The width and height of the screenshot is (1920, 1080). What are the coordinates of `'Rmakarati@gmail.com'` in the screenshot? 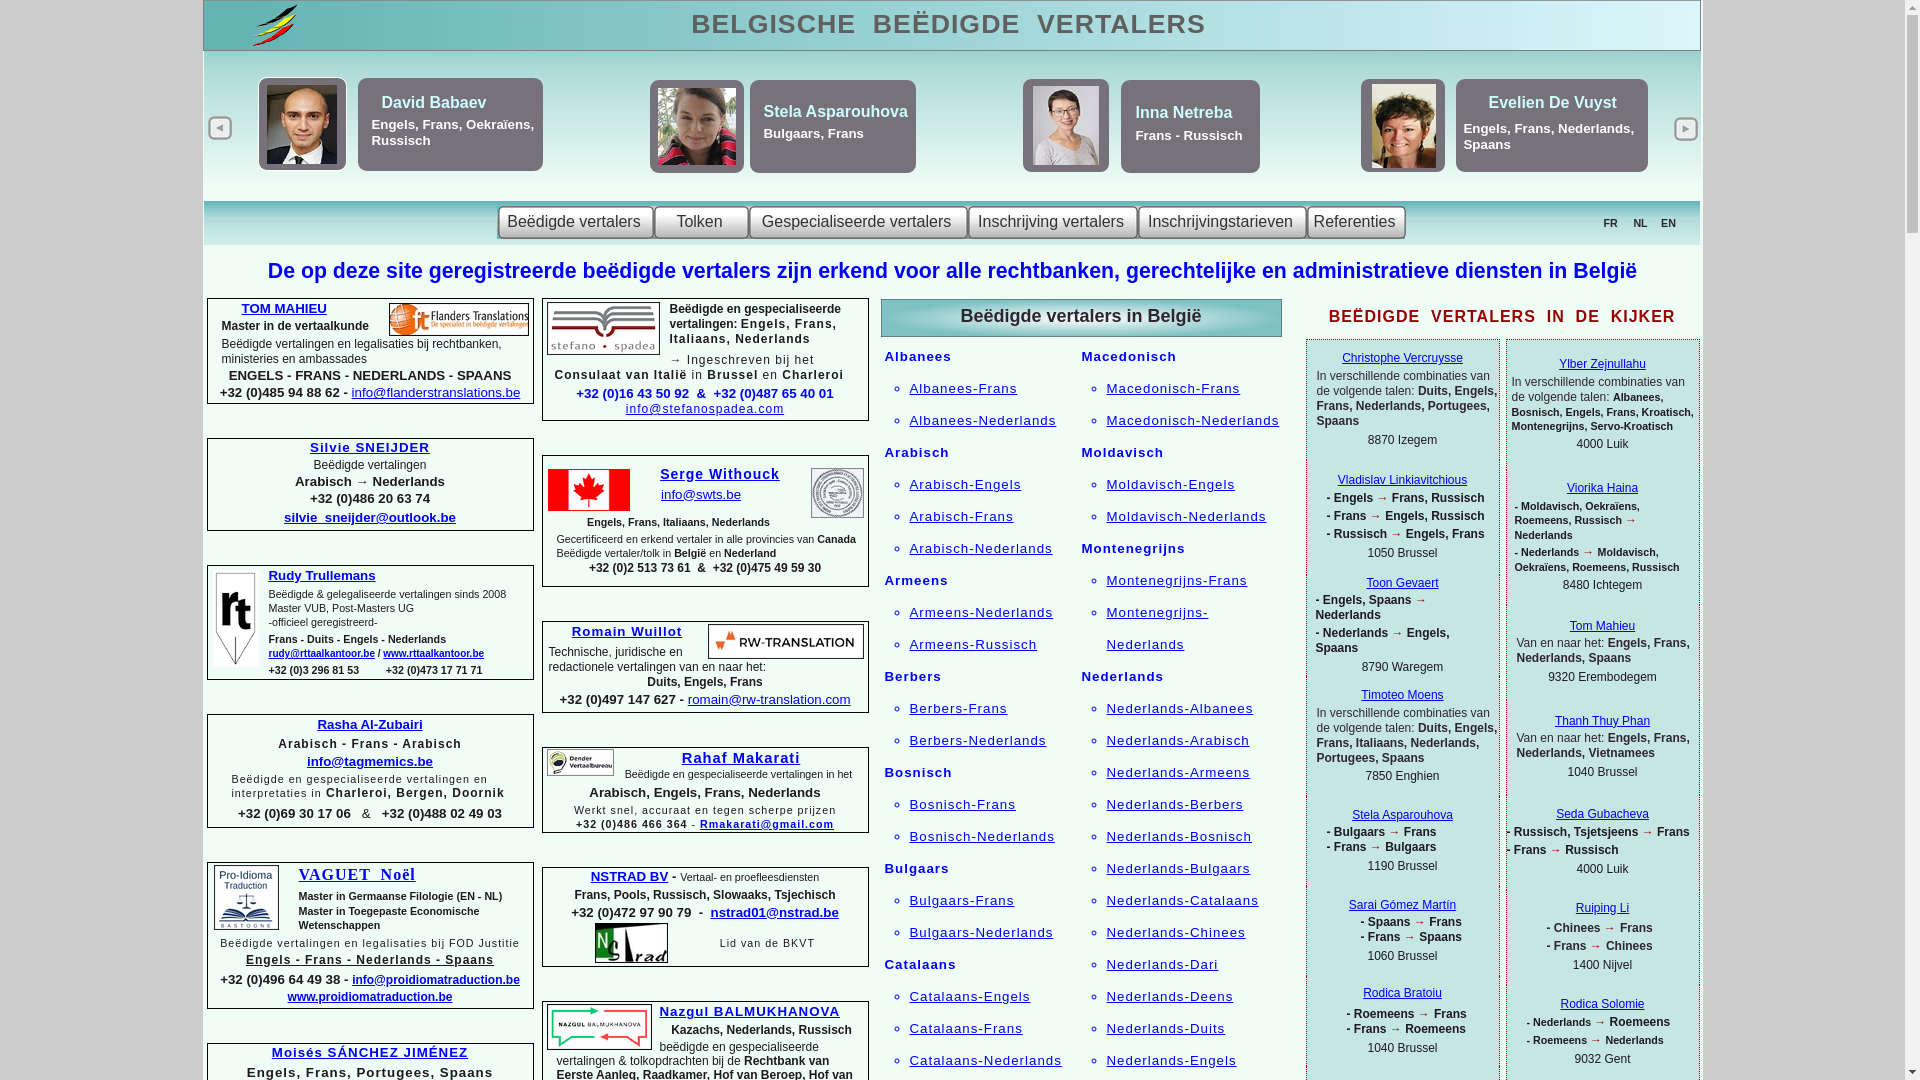 It's located at (700, 824).